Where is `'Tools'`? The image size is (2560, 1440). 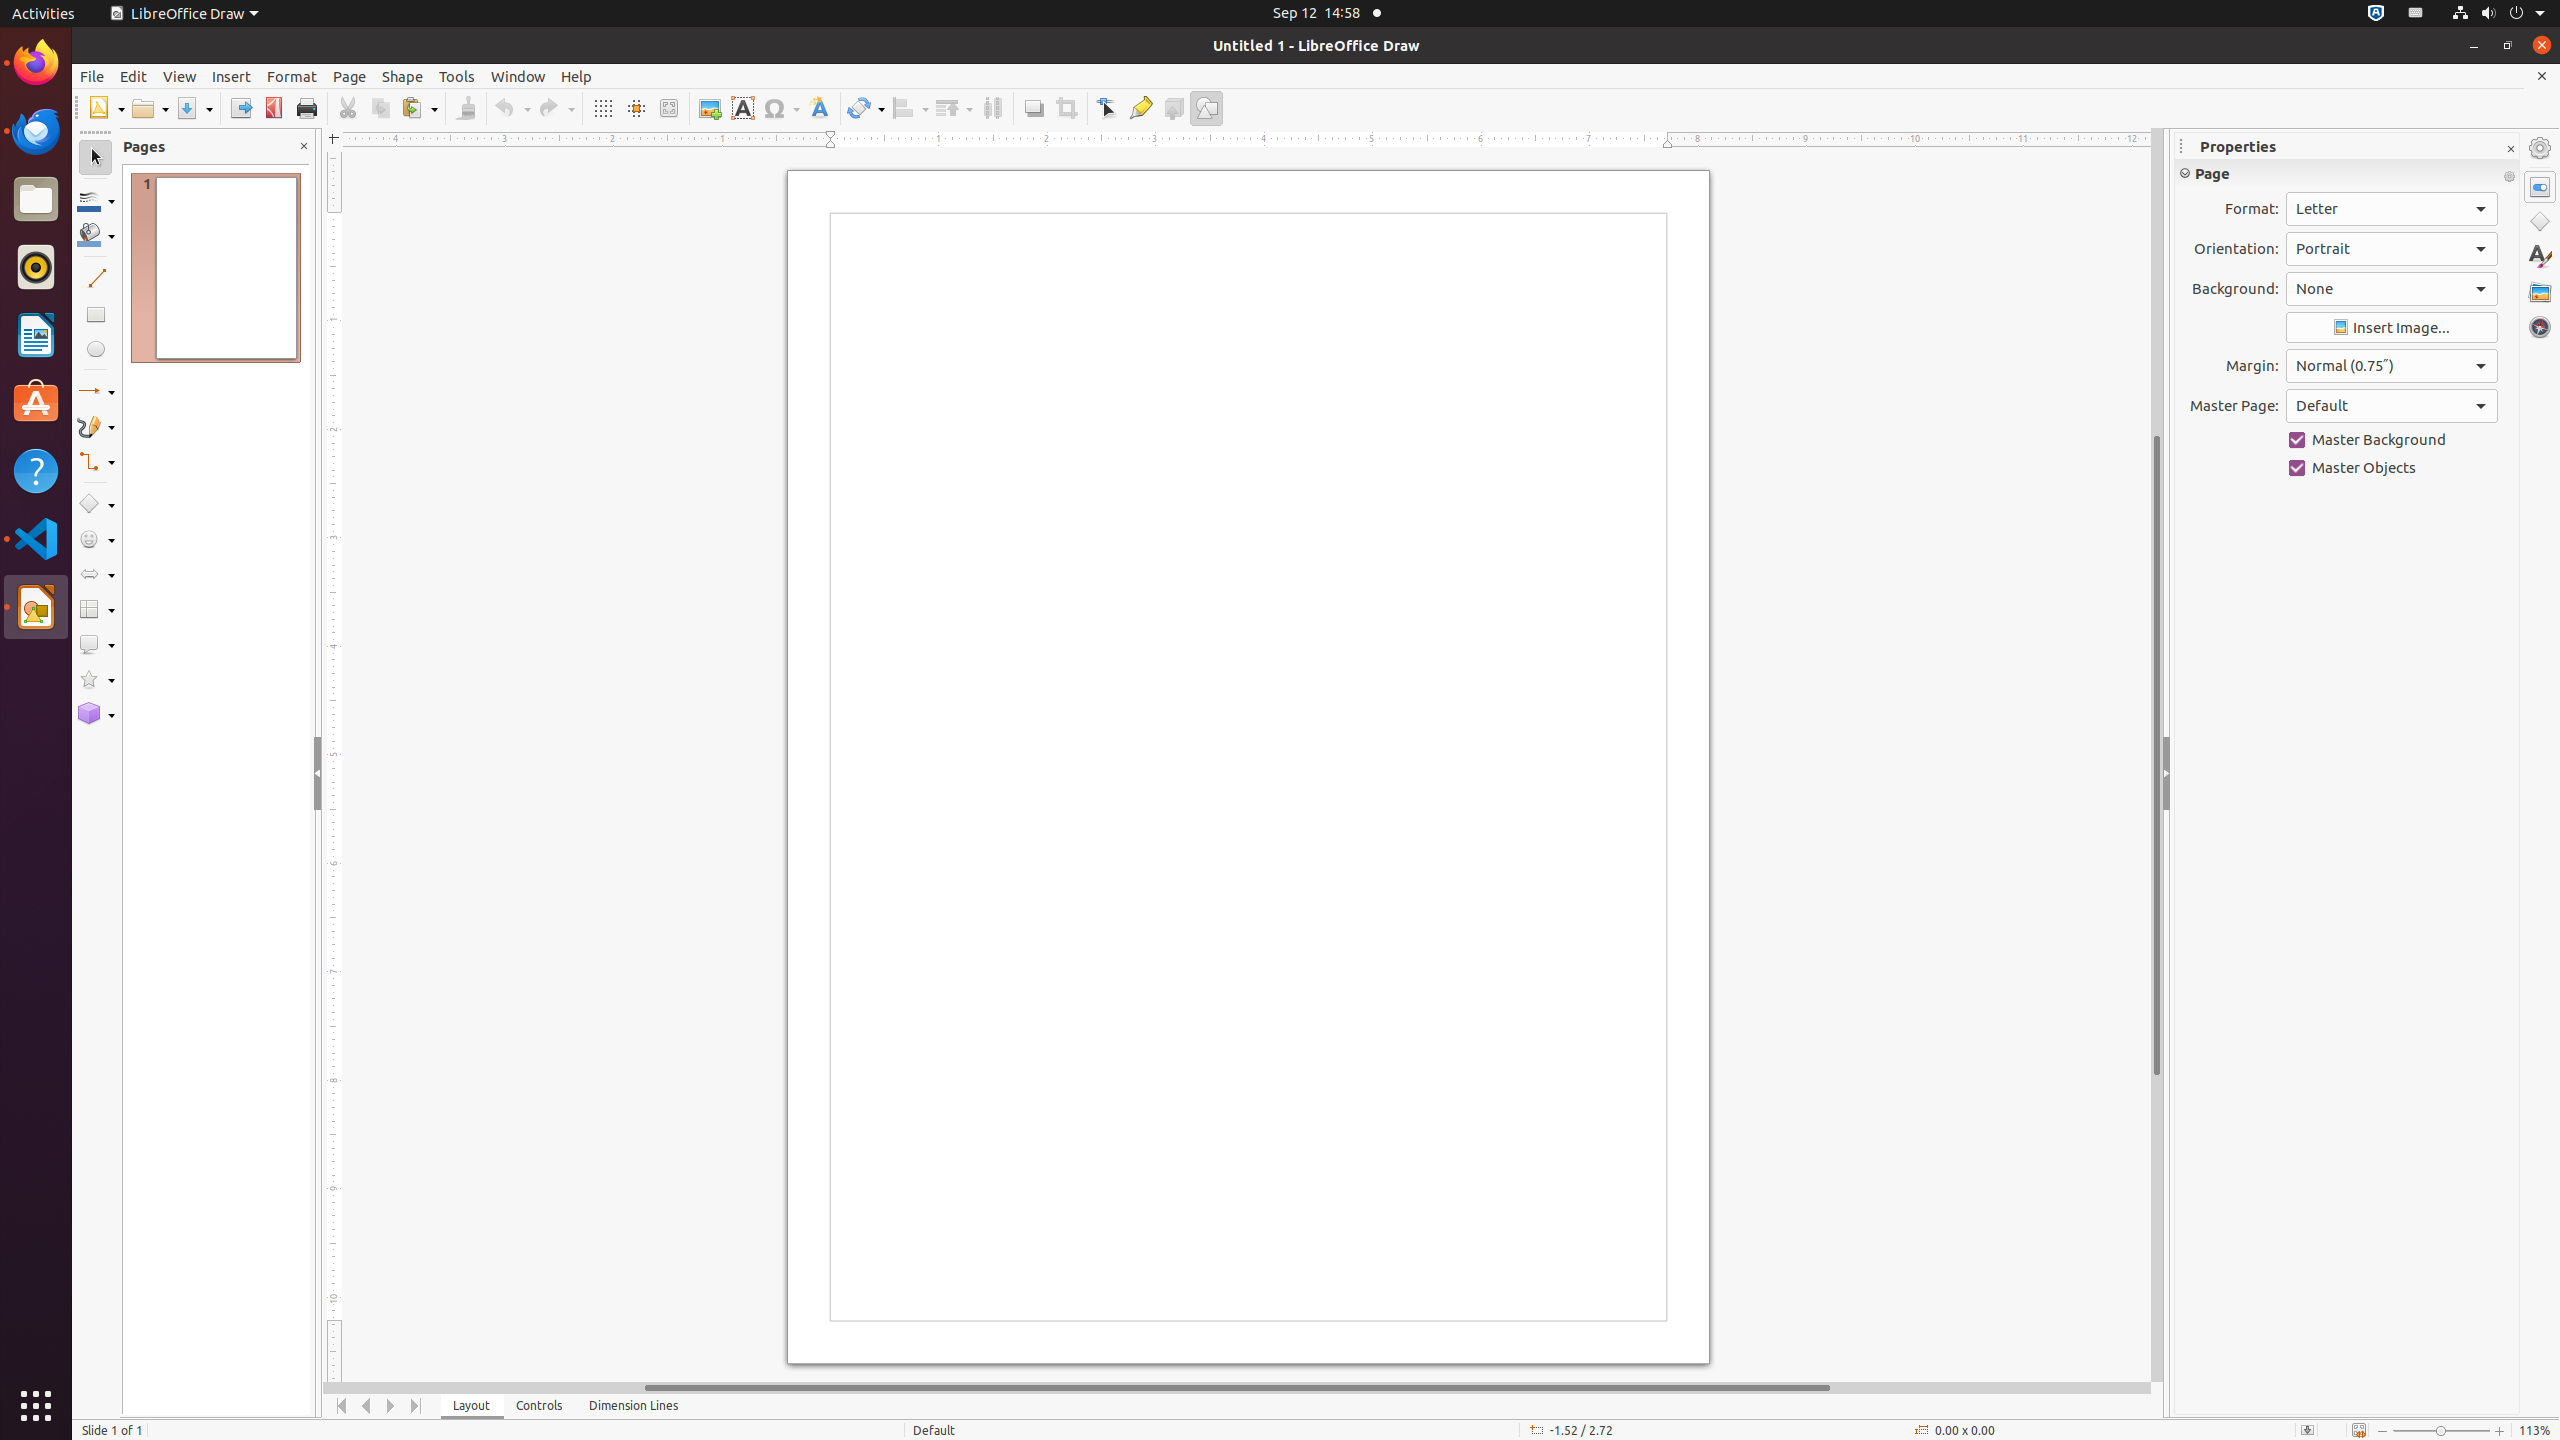 'Tools' is located at coordinates (456, 76).